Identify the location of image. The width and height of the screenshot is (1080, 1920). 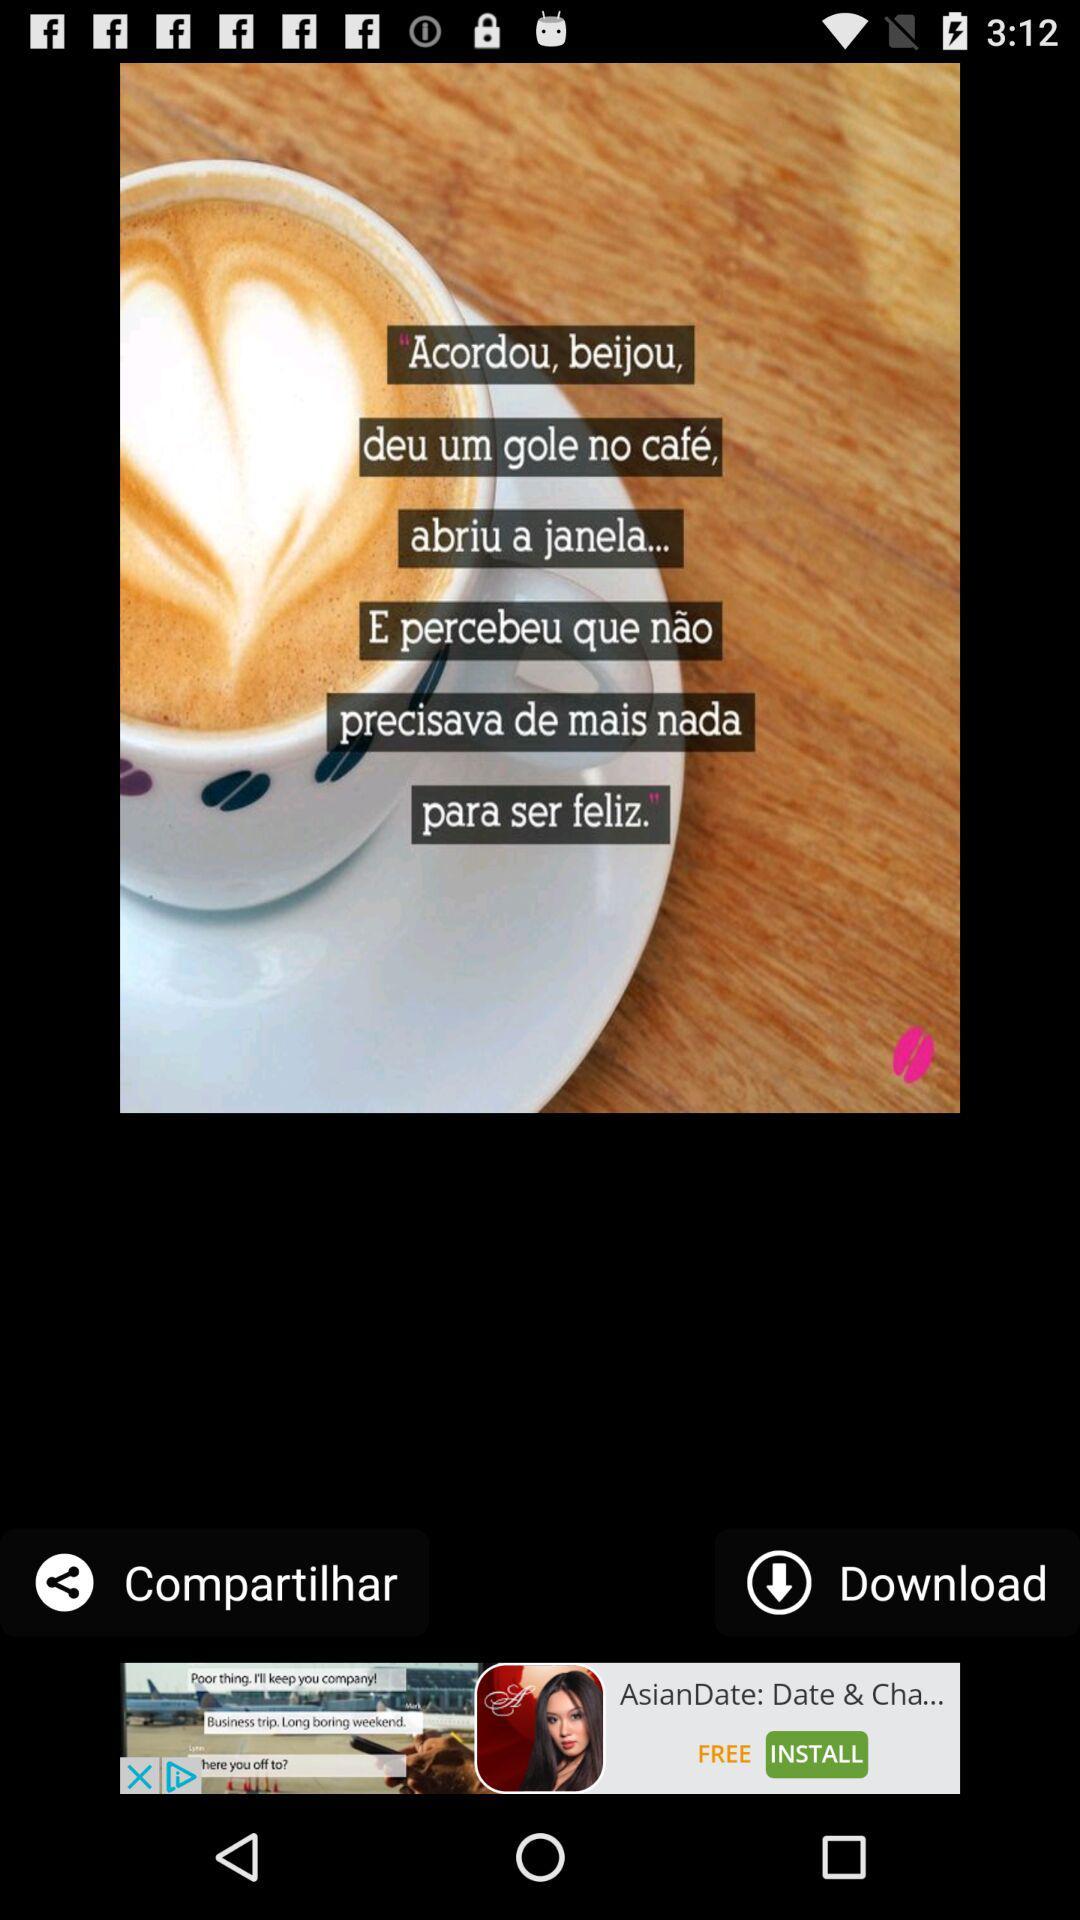
(540, 1727).